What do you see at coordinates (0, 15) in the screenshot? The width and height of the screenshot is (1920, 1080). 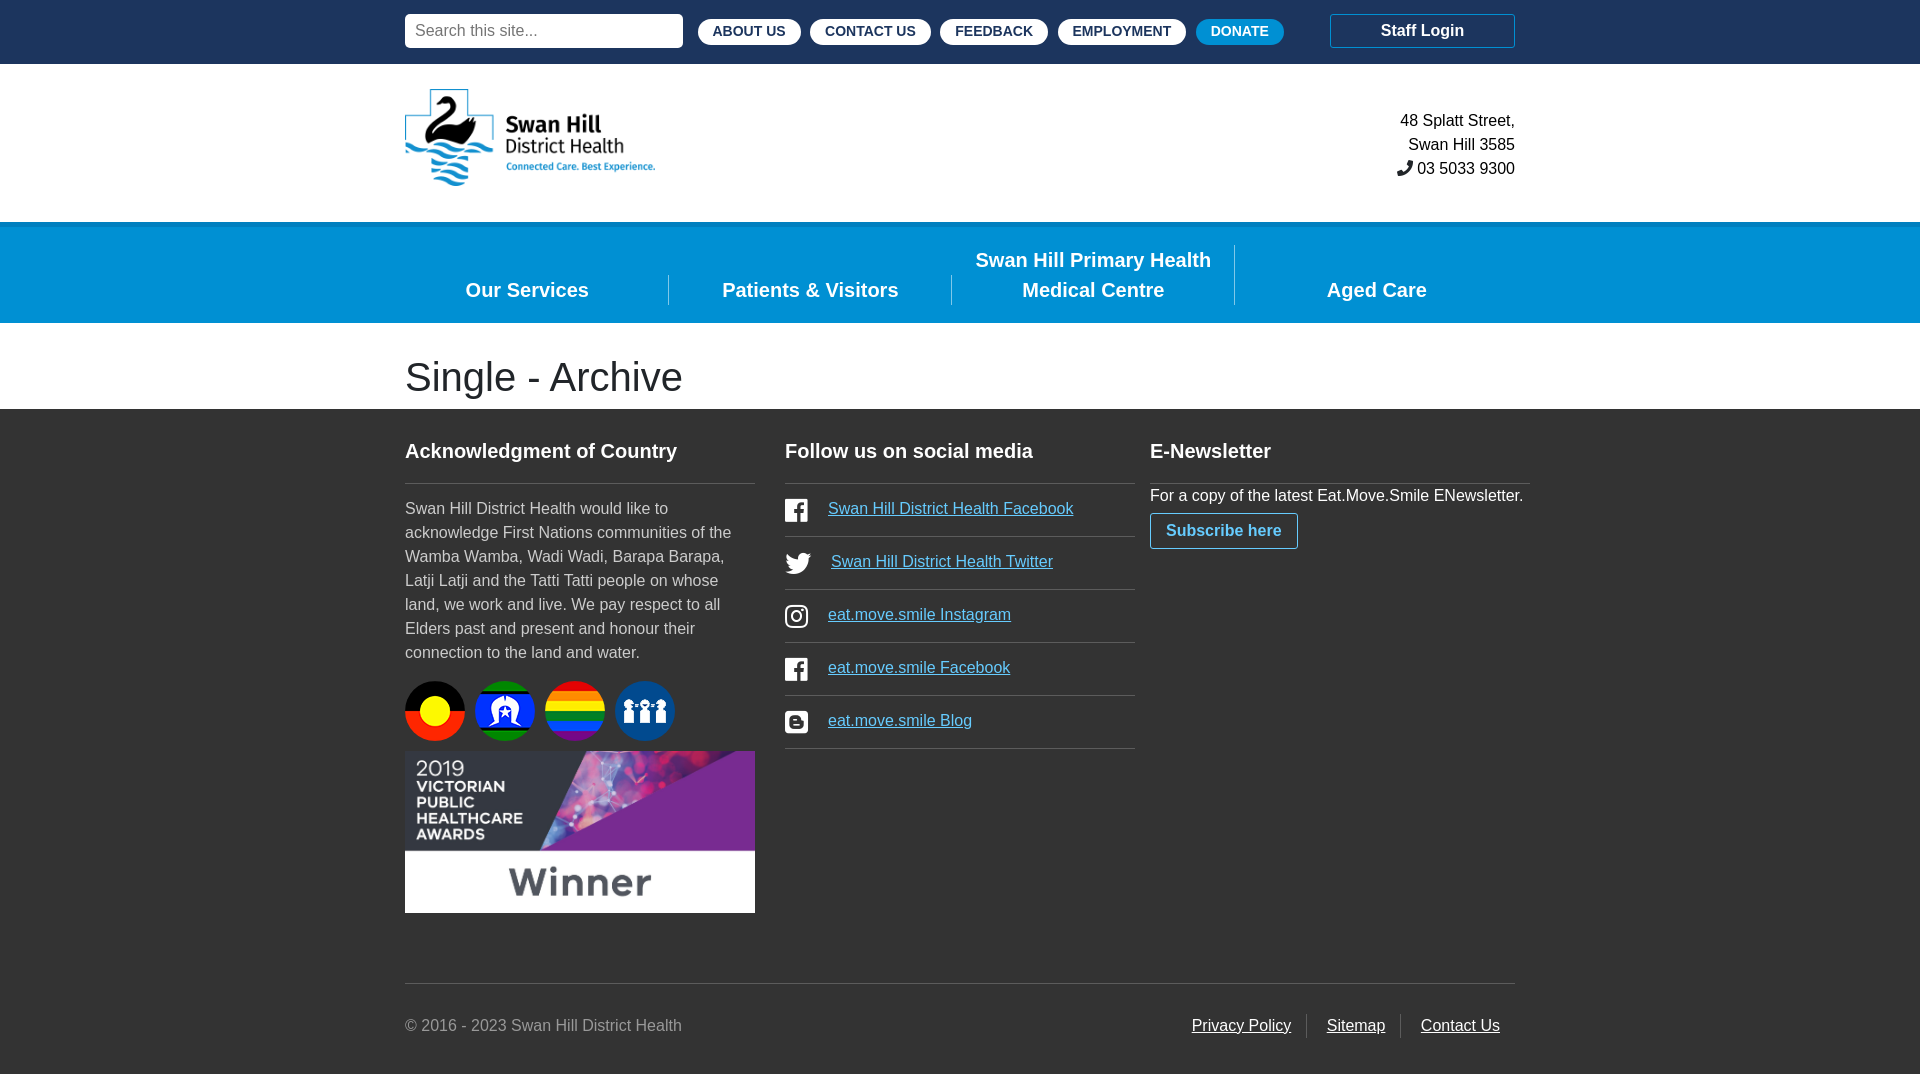 I see `'Search'` at bounding box center [0, 15].